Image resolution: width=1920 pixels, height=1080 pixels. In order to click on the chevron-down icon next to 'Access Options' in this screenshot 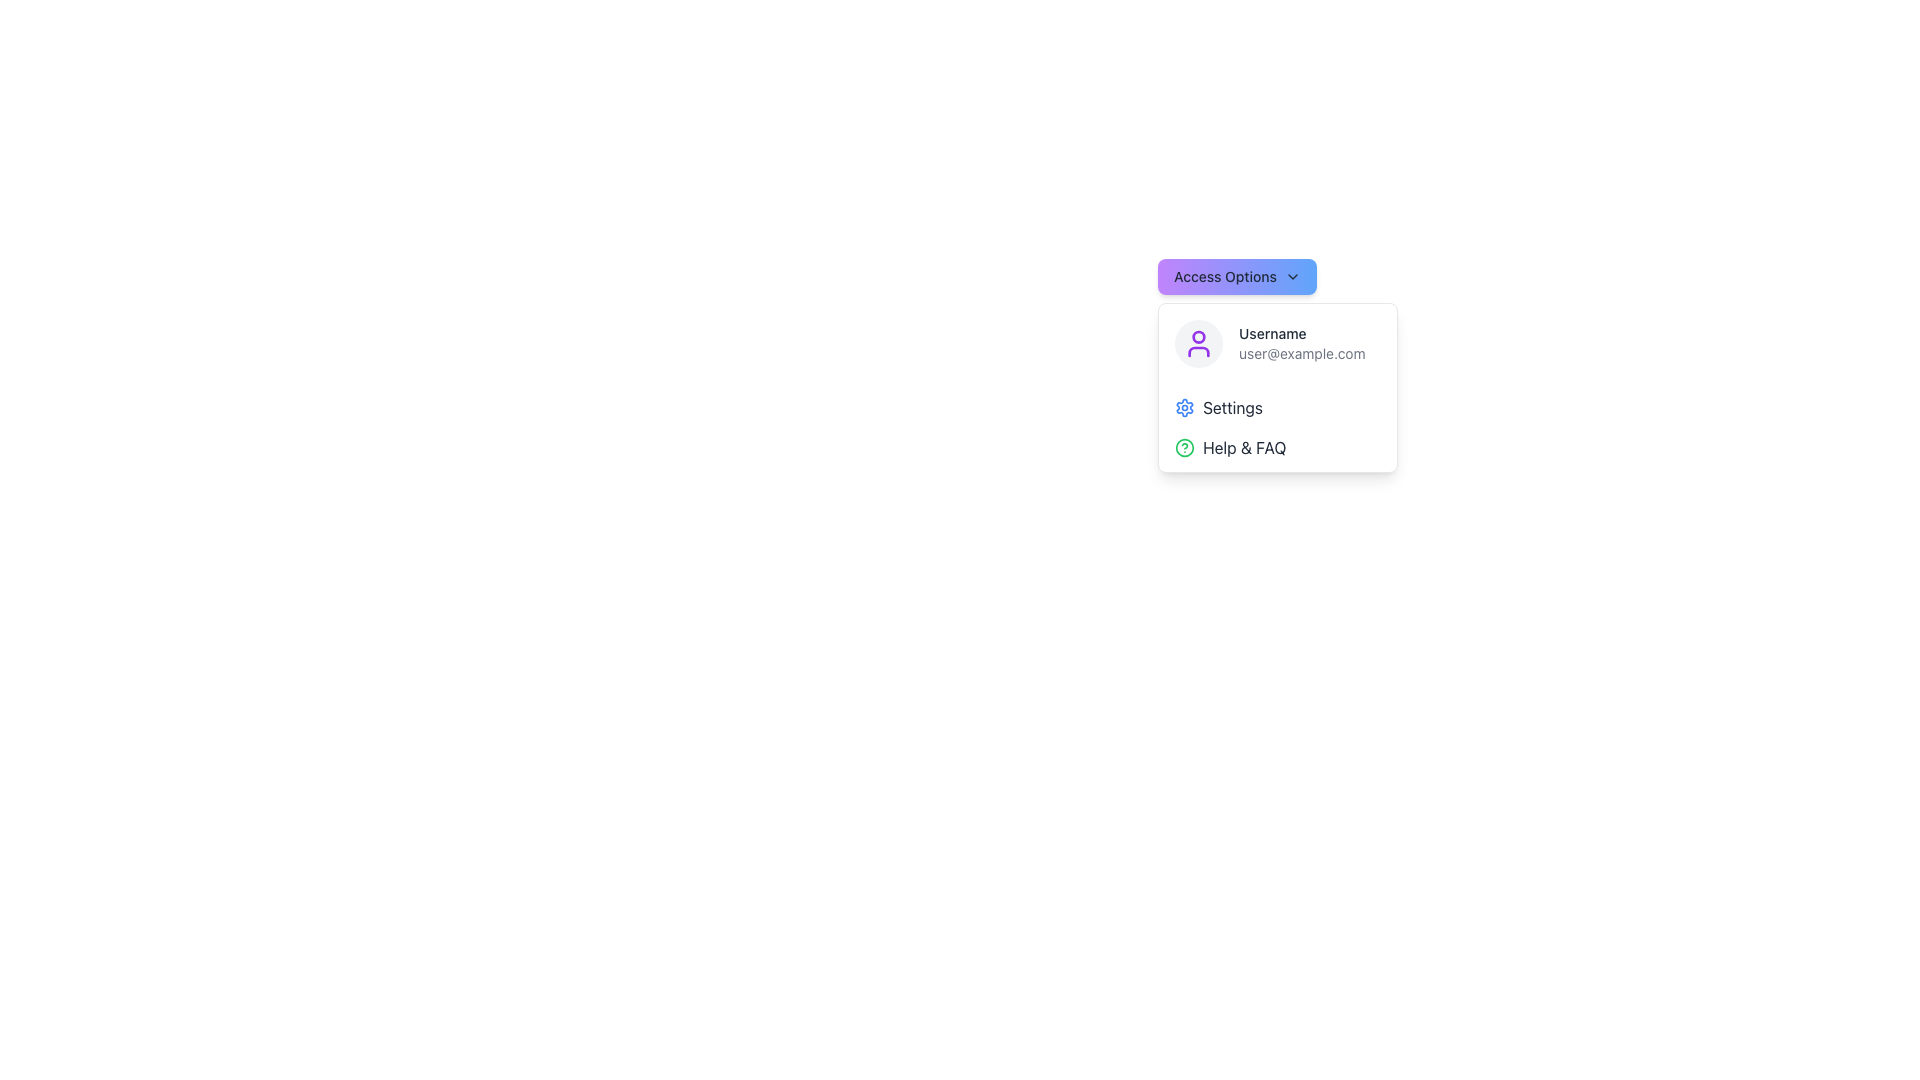, I will do `click(1292, 277)`.